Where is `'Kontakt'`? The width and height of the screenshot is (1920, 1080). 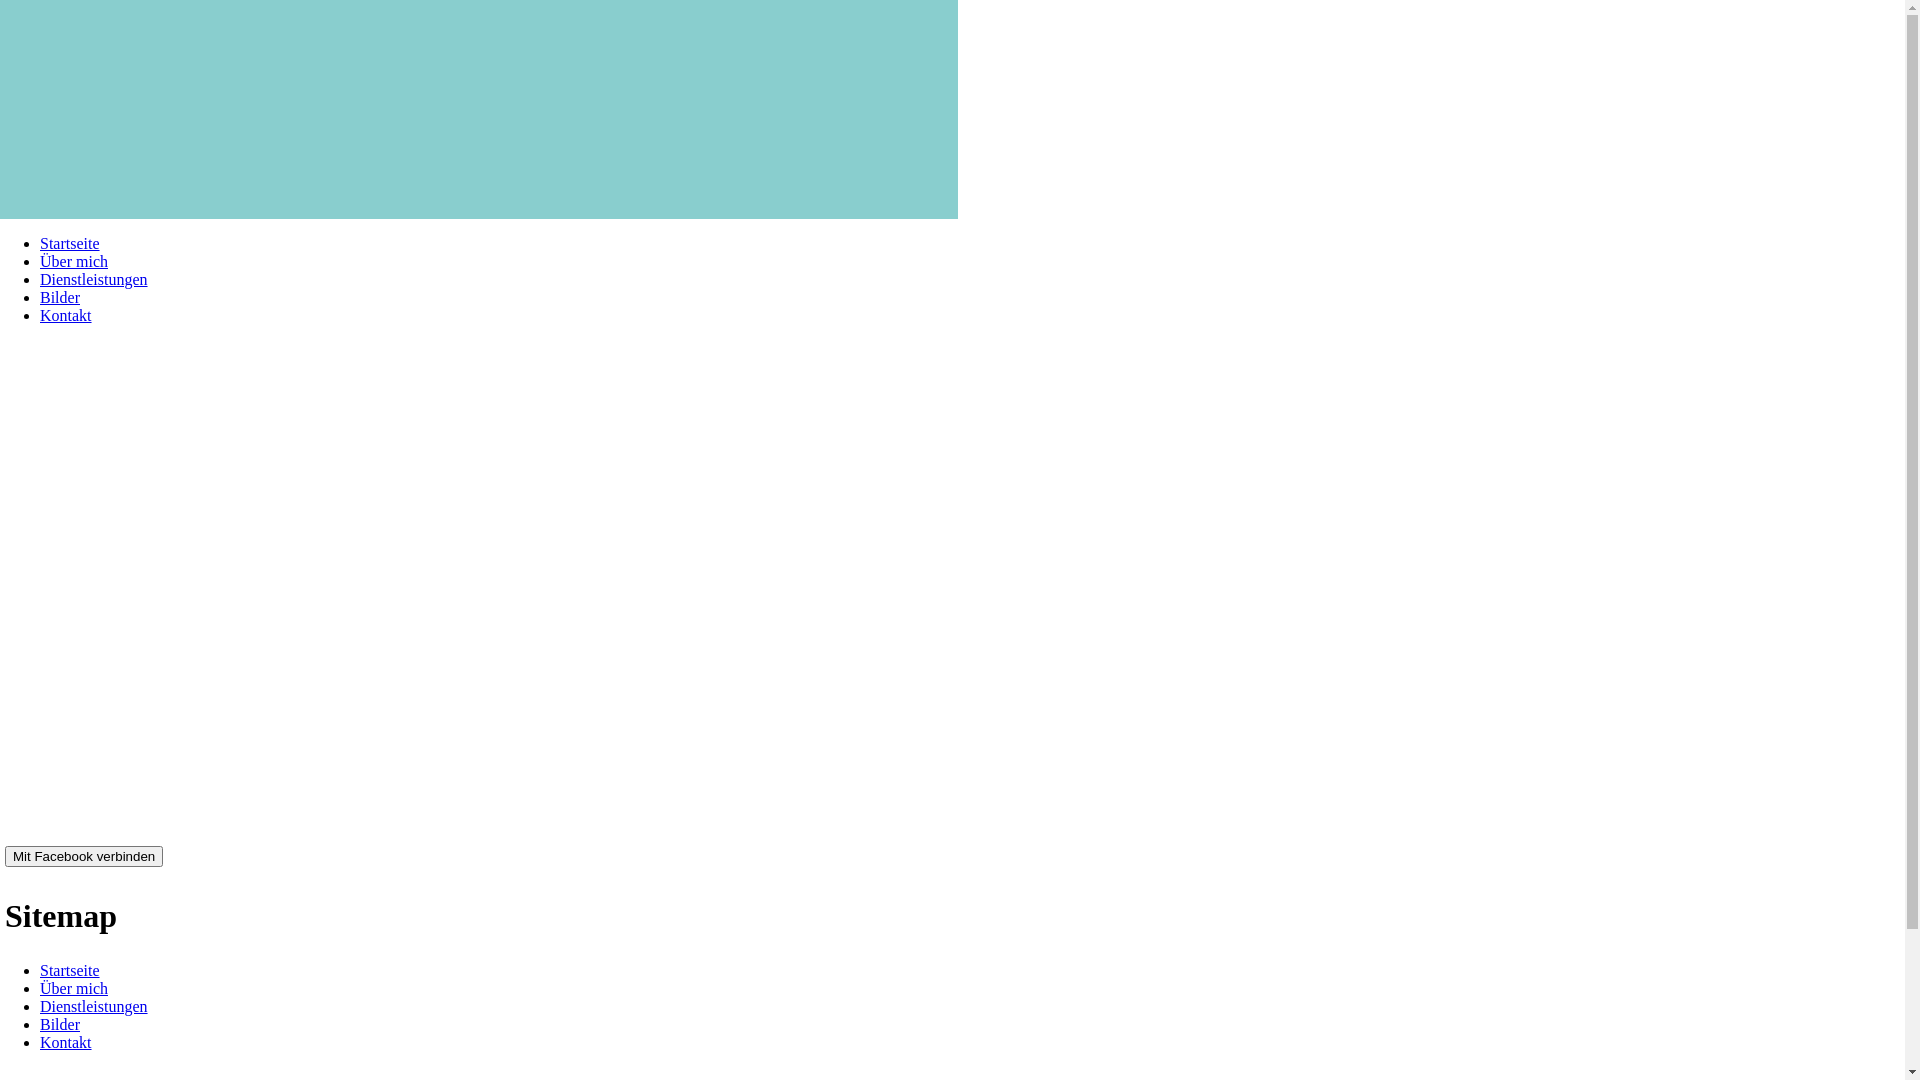
'Kontakt' is located at coordinates (66, 315).